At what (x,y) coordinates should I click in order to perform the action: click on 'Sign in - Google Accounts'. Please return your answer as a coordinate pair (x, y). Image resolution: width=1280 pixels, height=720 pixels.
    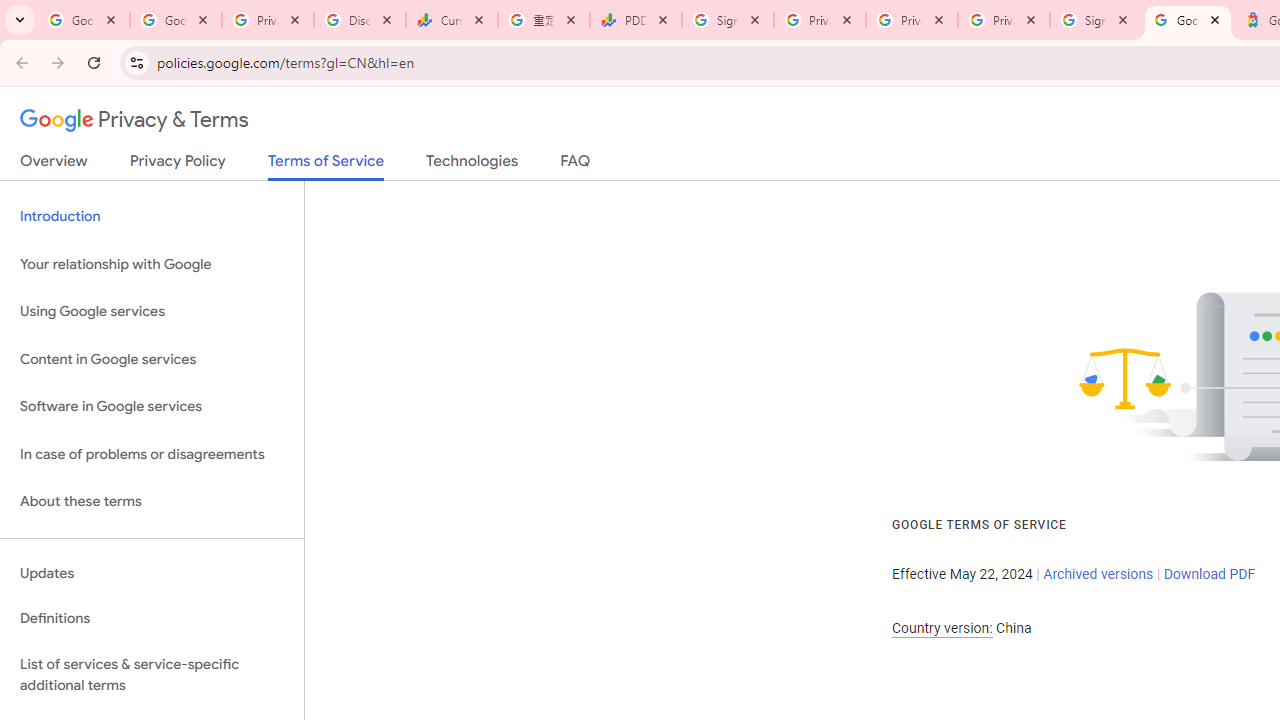
    Looking at the image, I should click on (1094, 20).